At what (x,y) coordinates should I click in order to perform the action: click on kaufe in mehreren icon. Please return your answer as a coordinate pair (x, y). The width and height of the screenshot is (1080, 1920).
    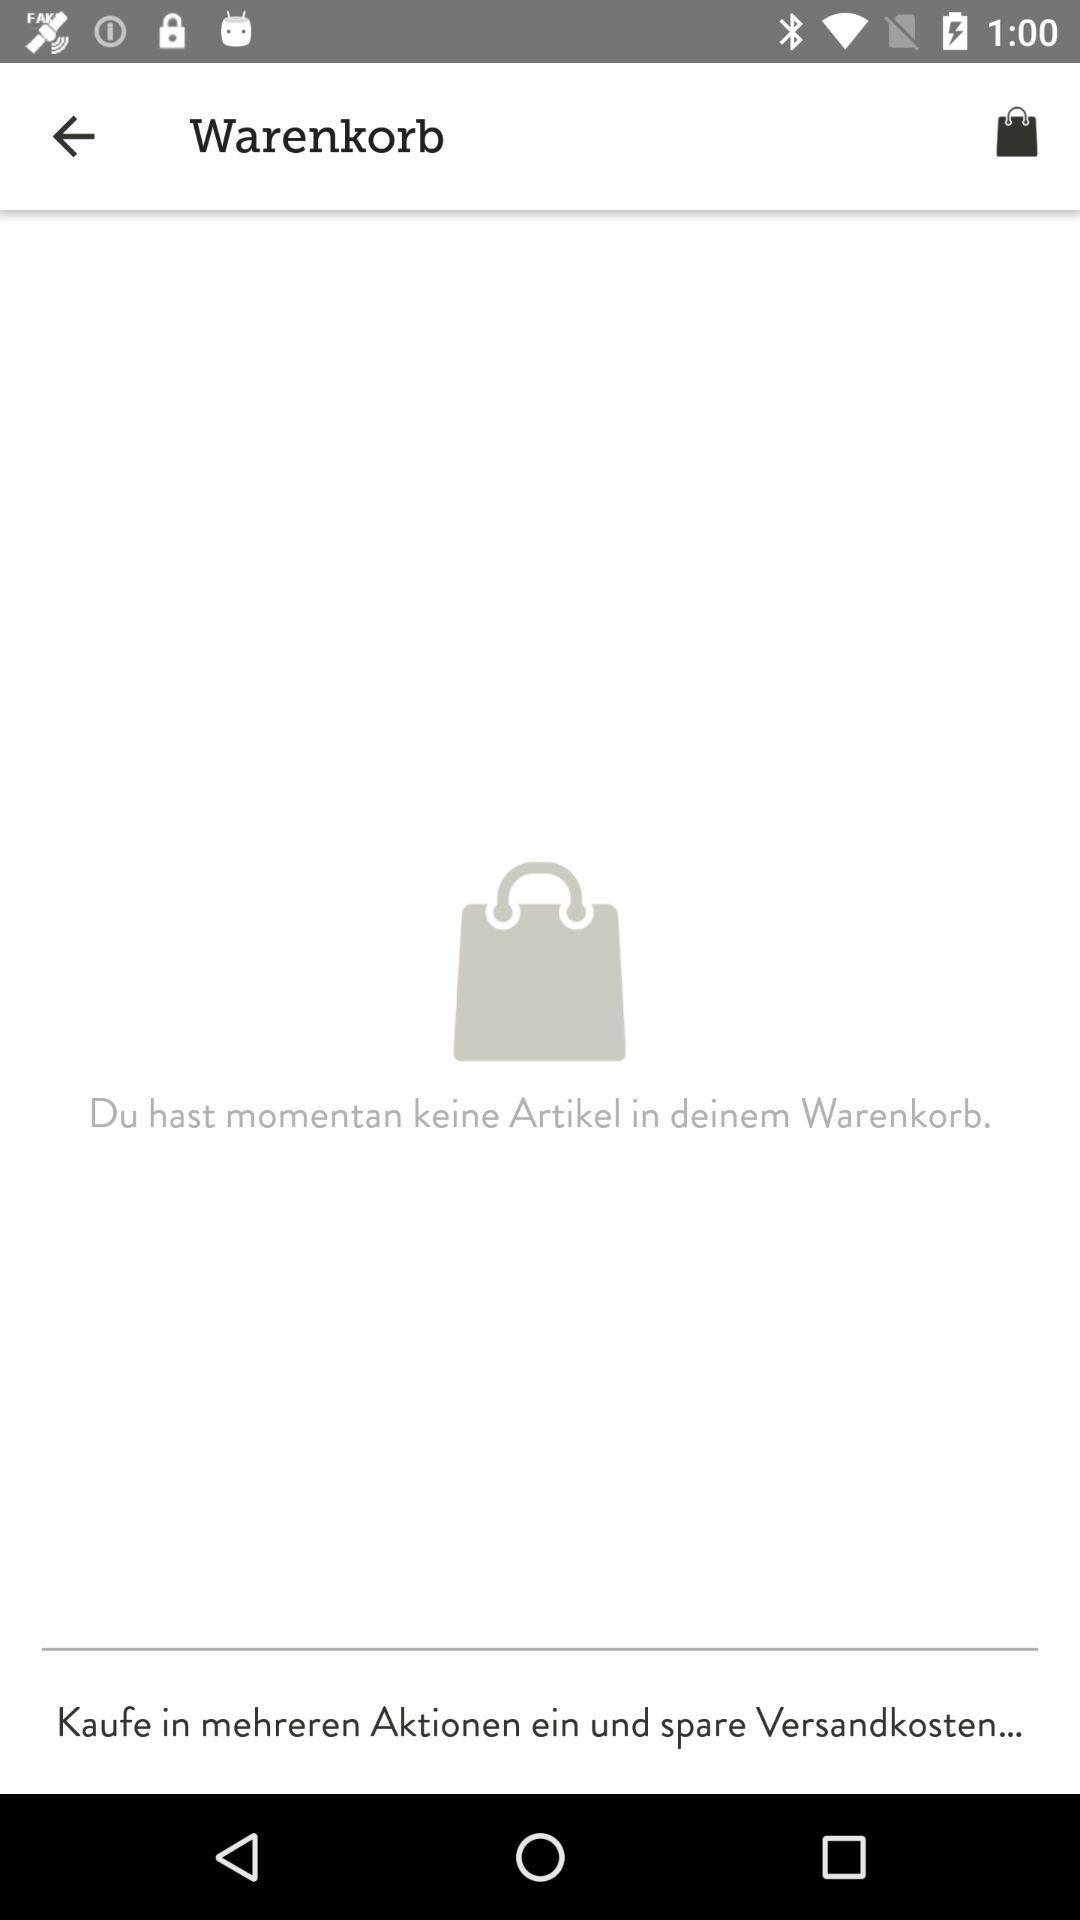
    Looking at the image, I should click on (538, 1721).